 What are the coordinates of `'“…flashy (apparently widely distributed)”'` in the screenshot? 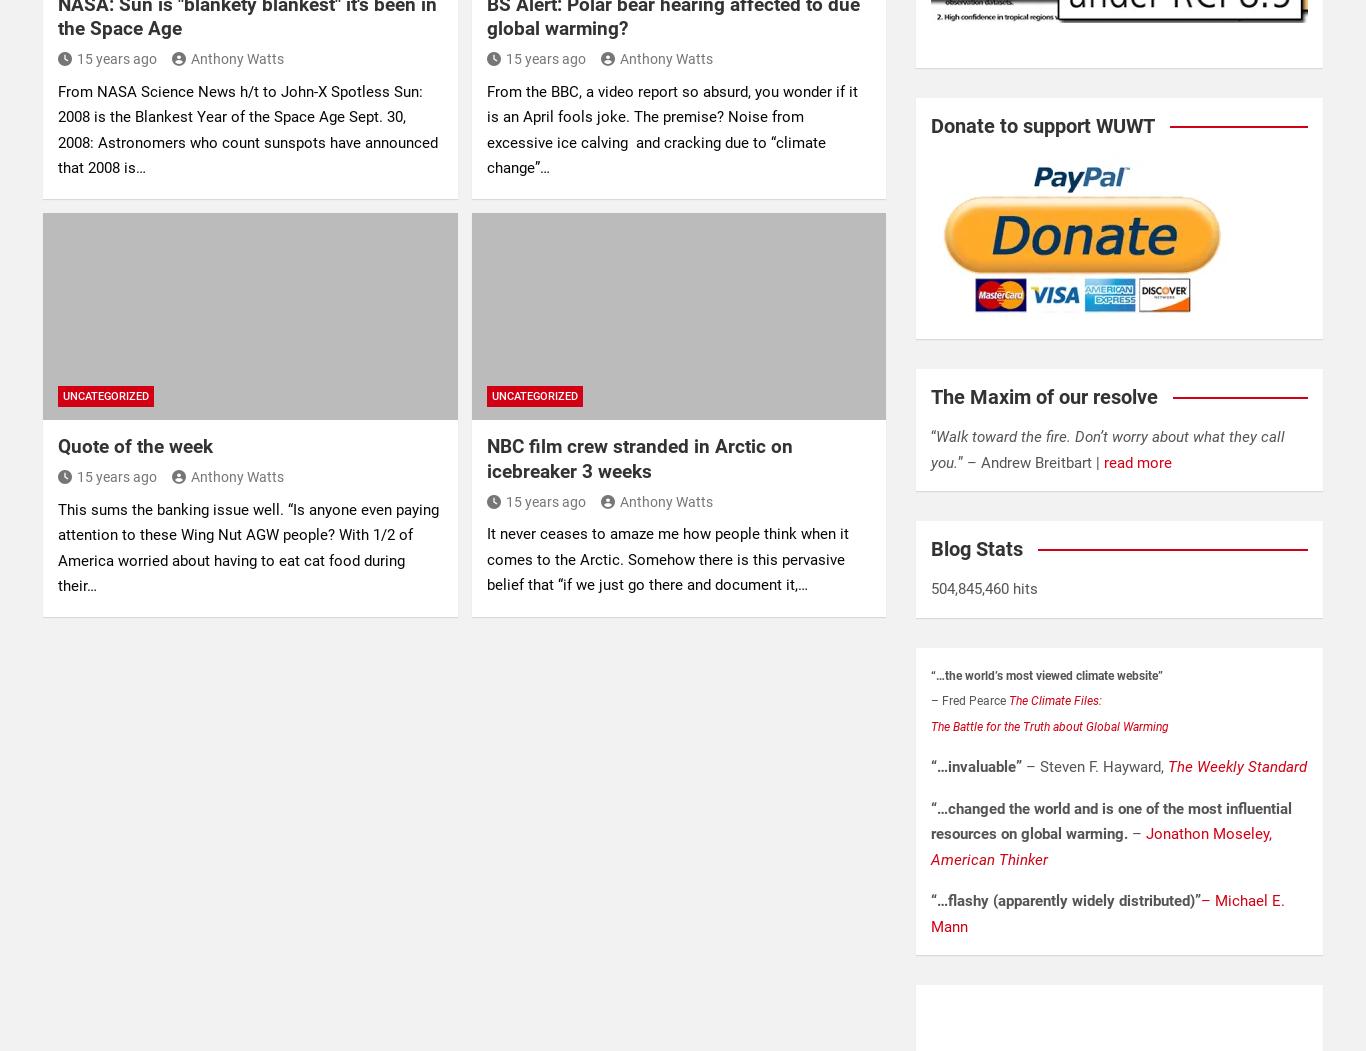 It's located at (1065, 901).